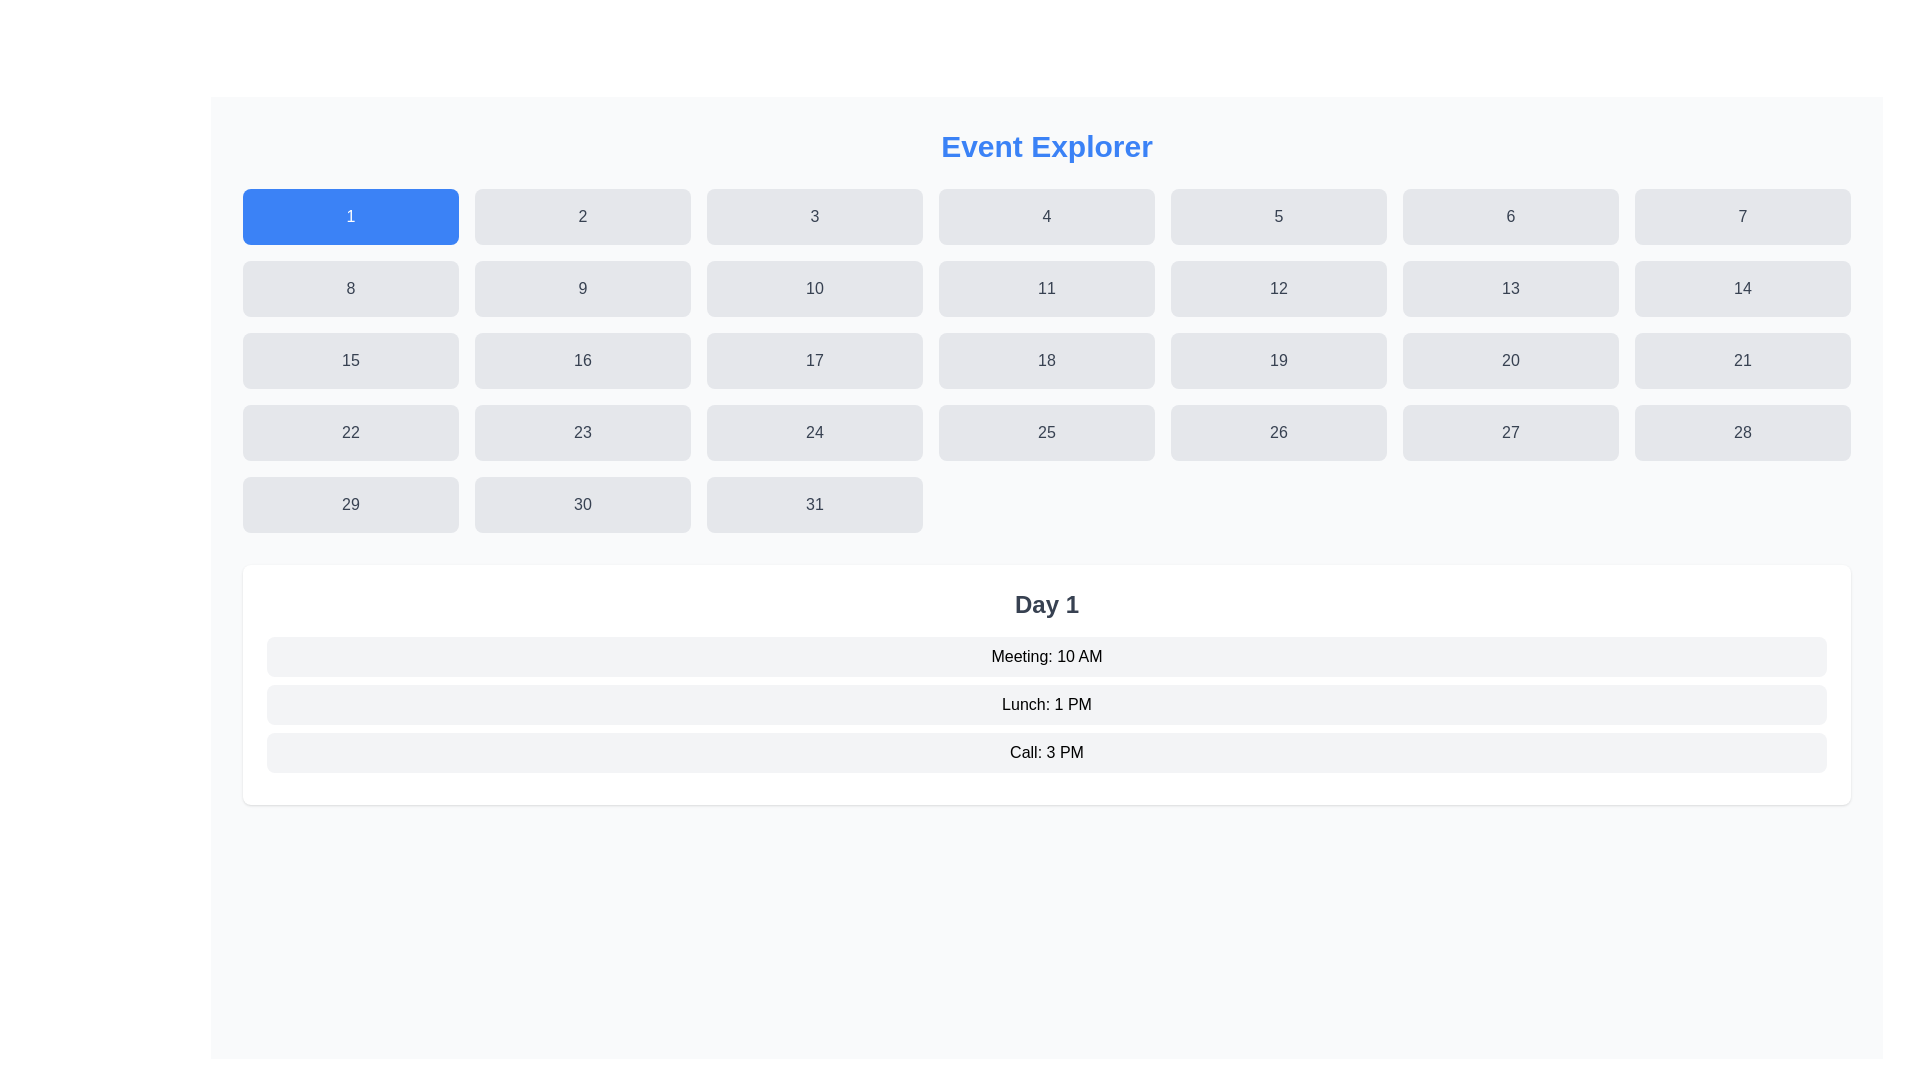  What do you see at coordinates (1741, 431) in the screenshot?
I see `the button in the last column of the fourth row of the calendar grid` at bounding box center [1741, 431].